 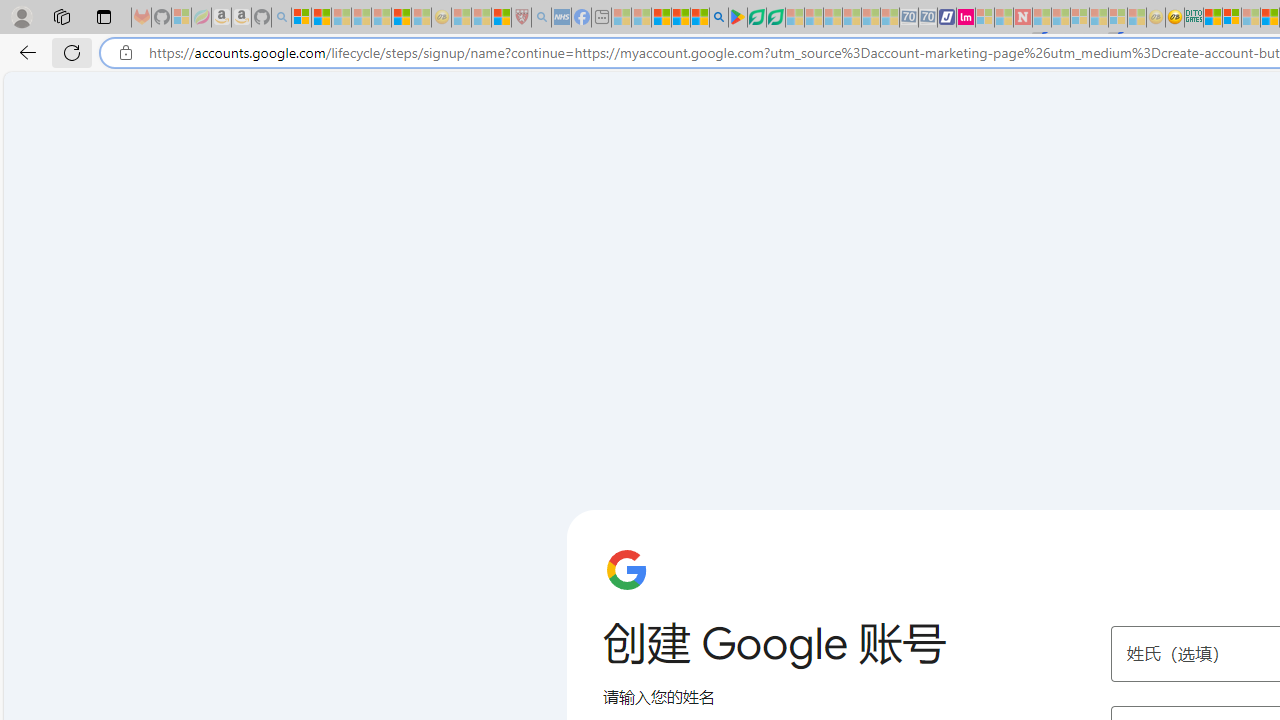 What do you see at coordinates (907, 17) in the screenshot?
I see `'Cheap Car Rentals - Save70.com - Sleeping'` at bounding box center [907, 17].